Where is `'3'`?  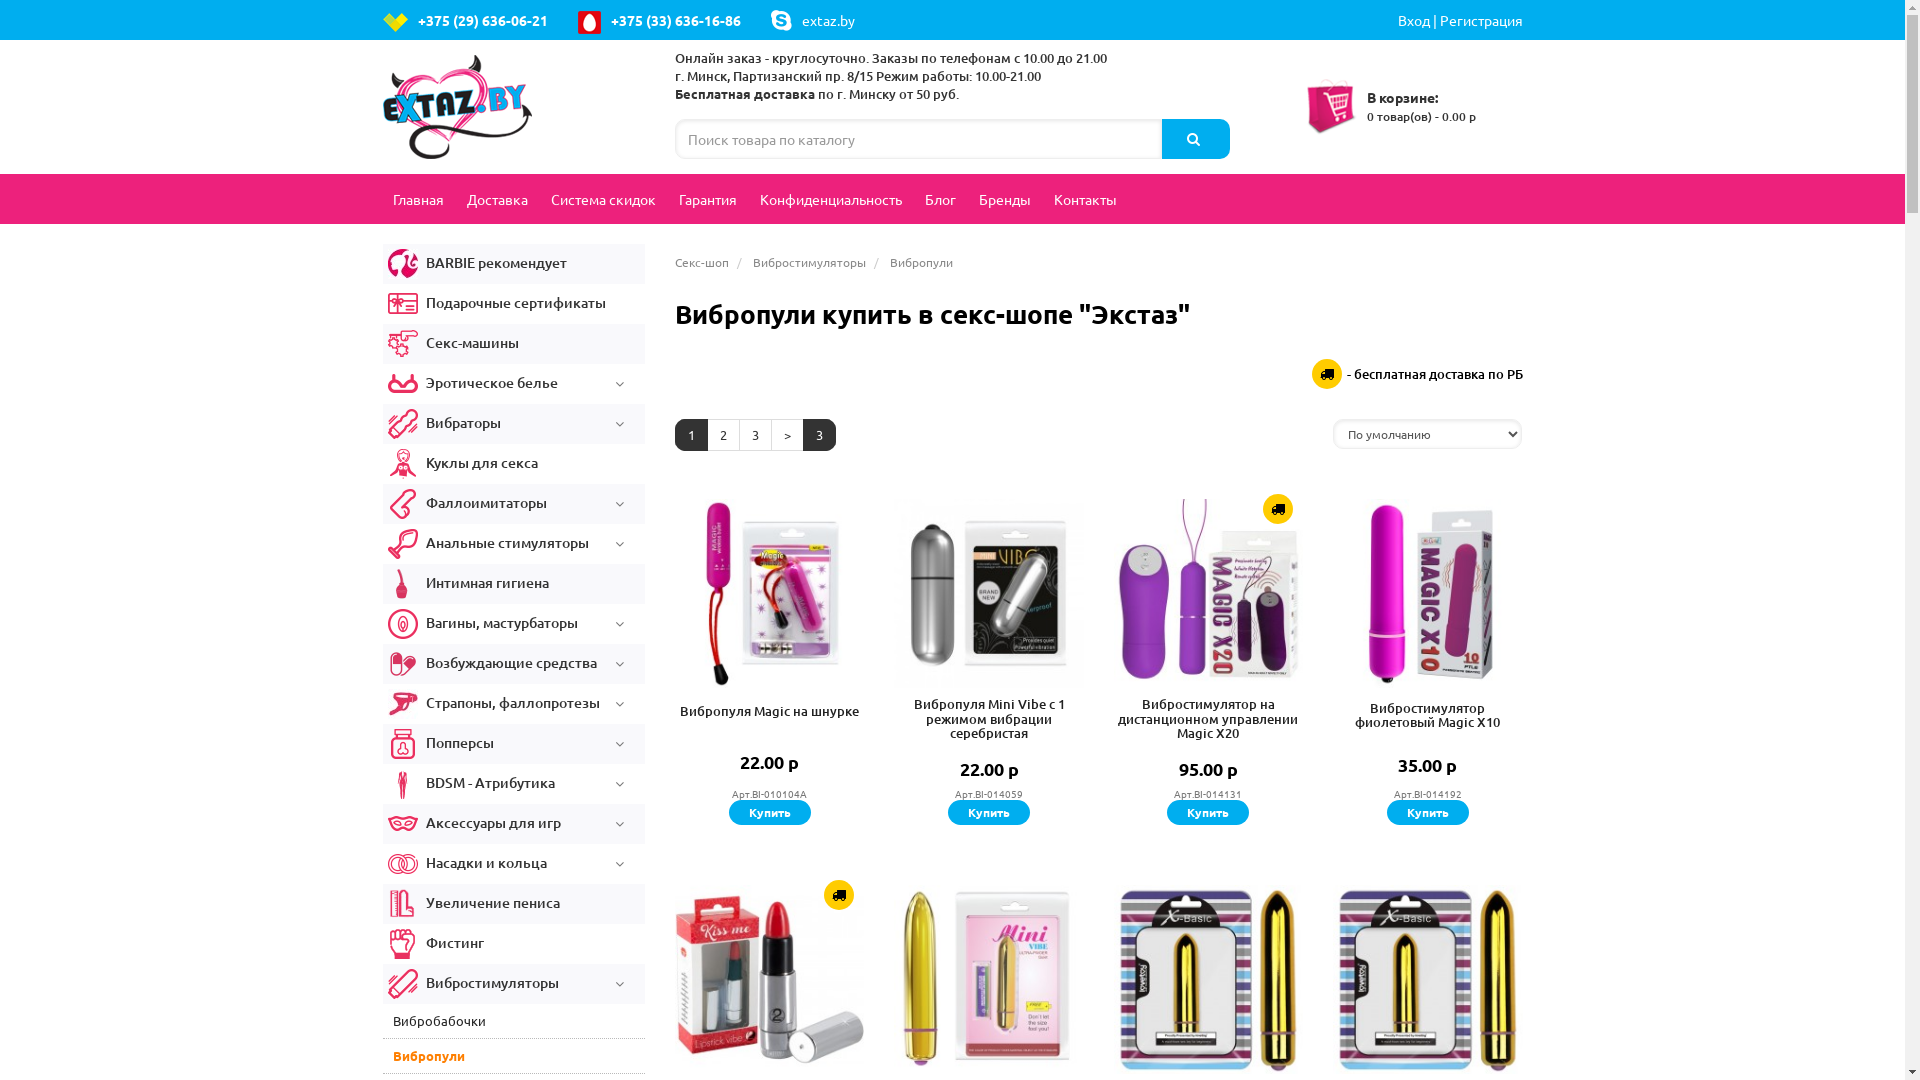
'3' is located at coordinates (738, 434).